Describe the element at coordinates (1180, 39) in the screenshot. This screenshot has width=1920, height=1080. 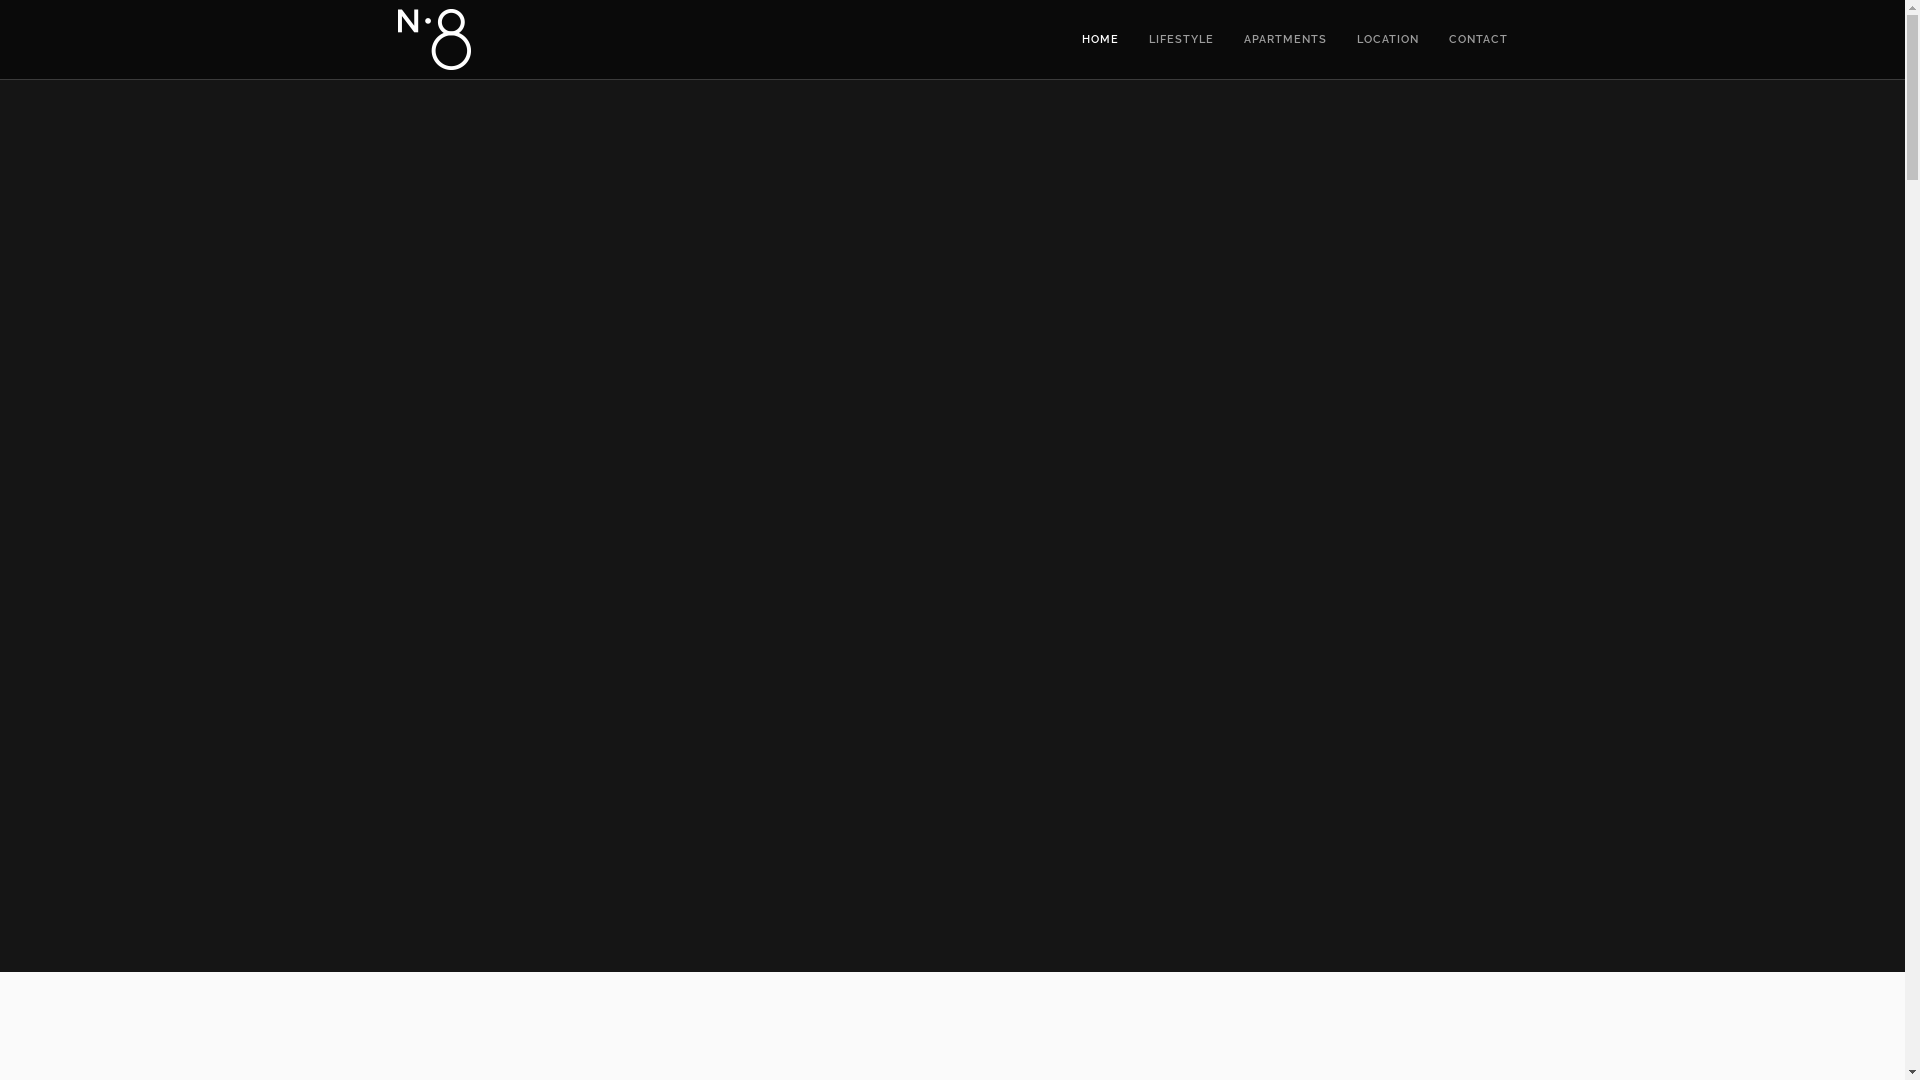
I see `'LIFESTYLE'` at that location.